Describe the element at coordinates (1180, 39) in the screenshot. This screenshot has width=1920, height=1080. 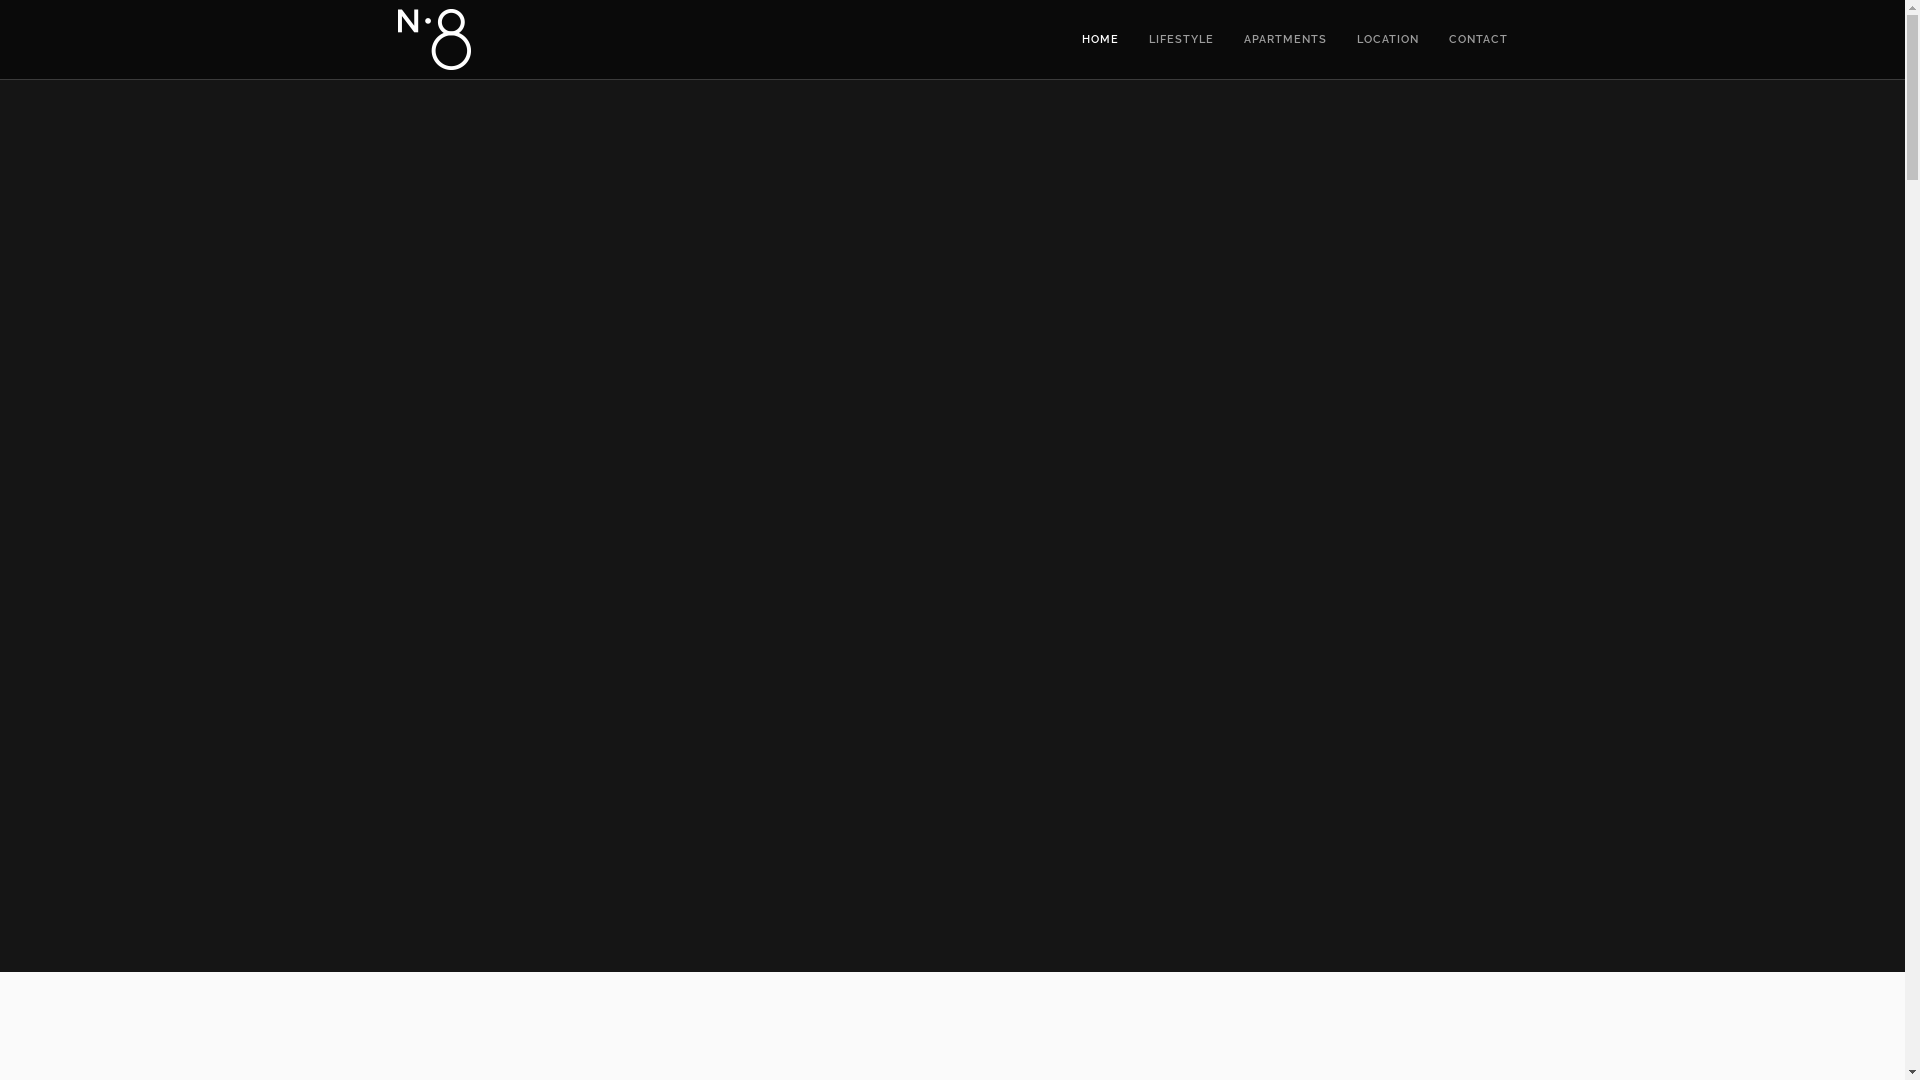
I see `'LIFESTYLE'` at that location.